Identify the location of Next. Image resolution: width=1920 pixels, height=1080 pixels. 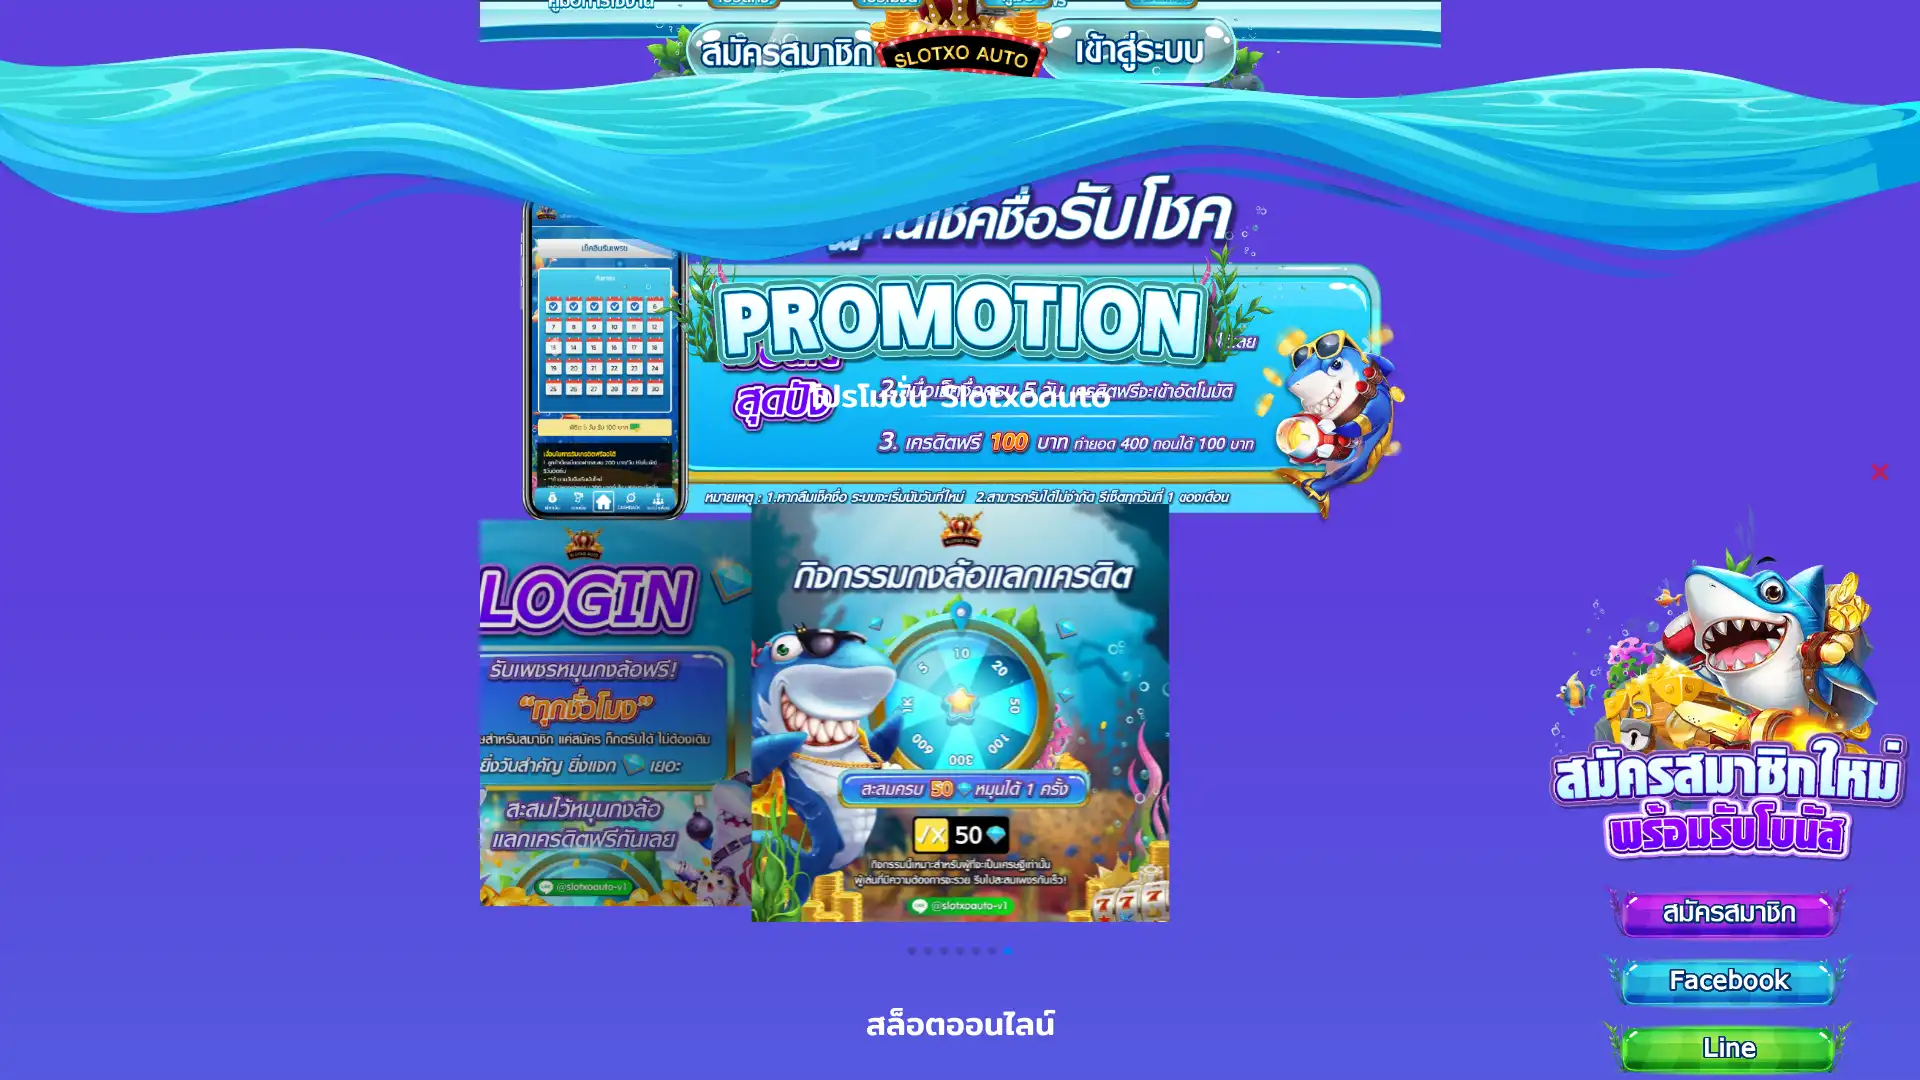
(1367, 345).